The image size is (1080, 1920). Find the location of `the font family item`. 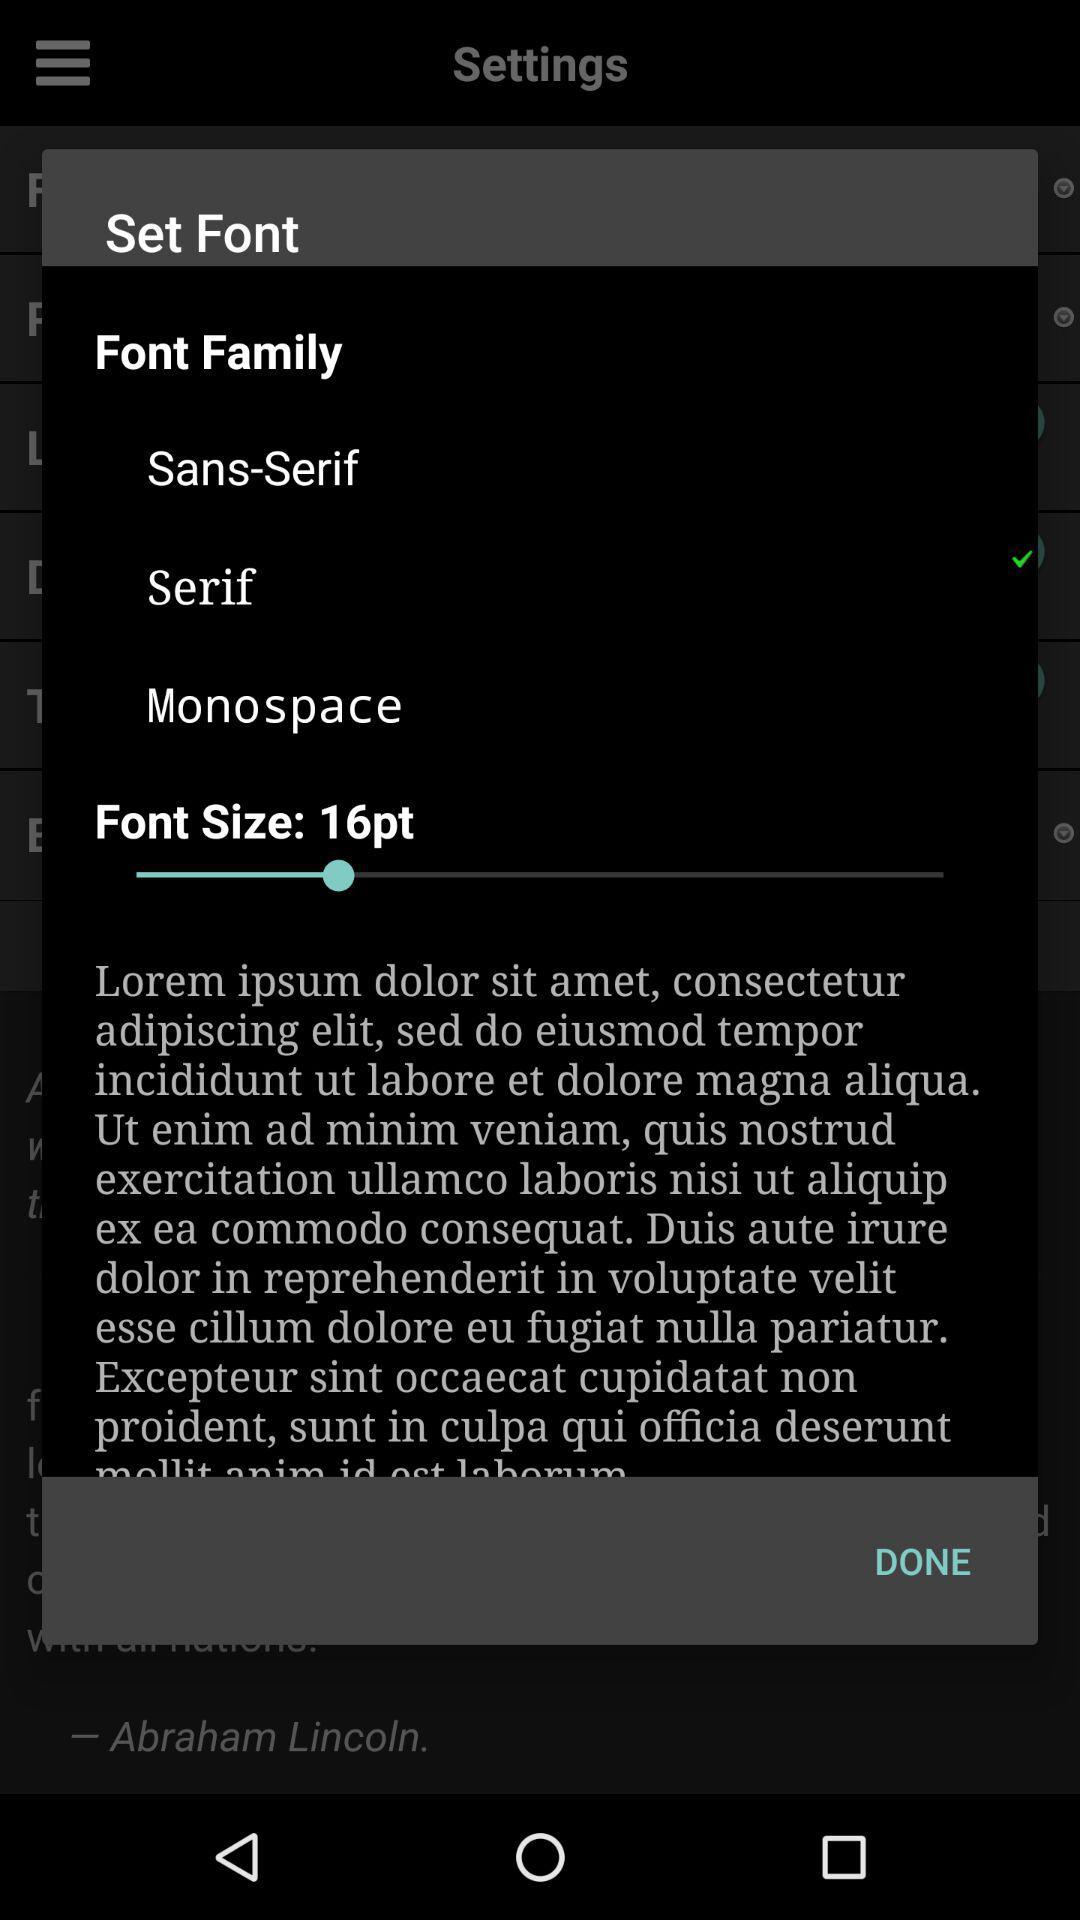

the font family item is located at coordinates (566, 350).